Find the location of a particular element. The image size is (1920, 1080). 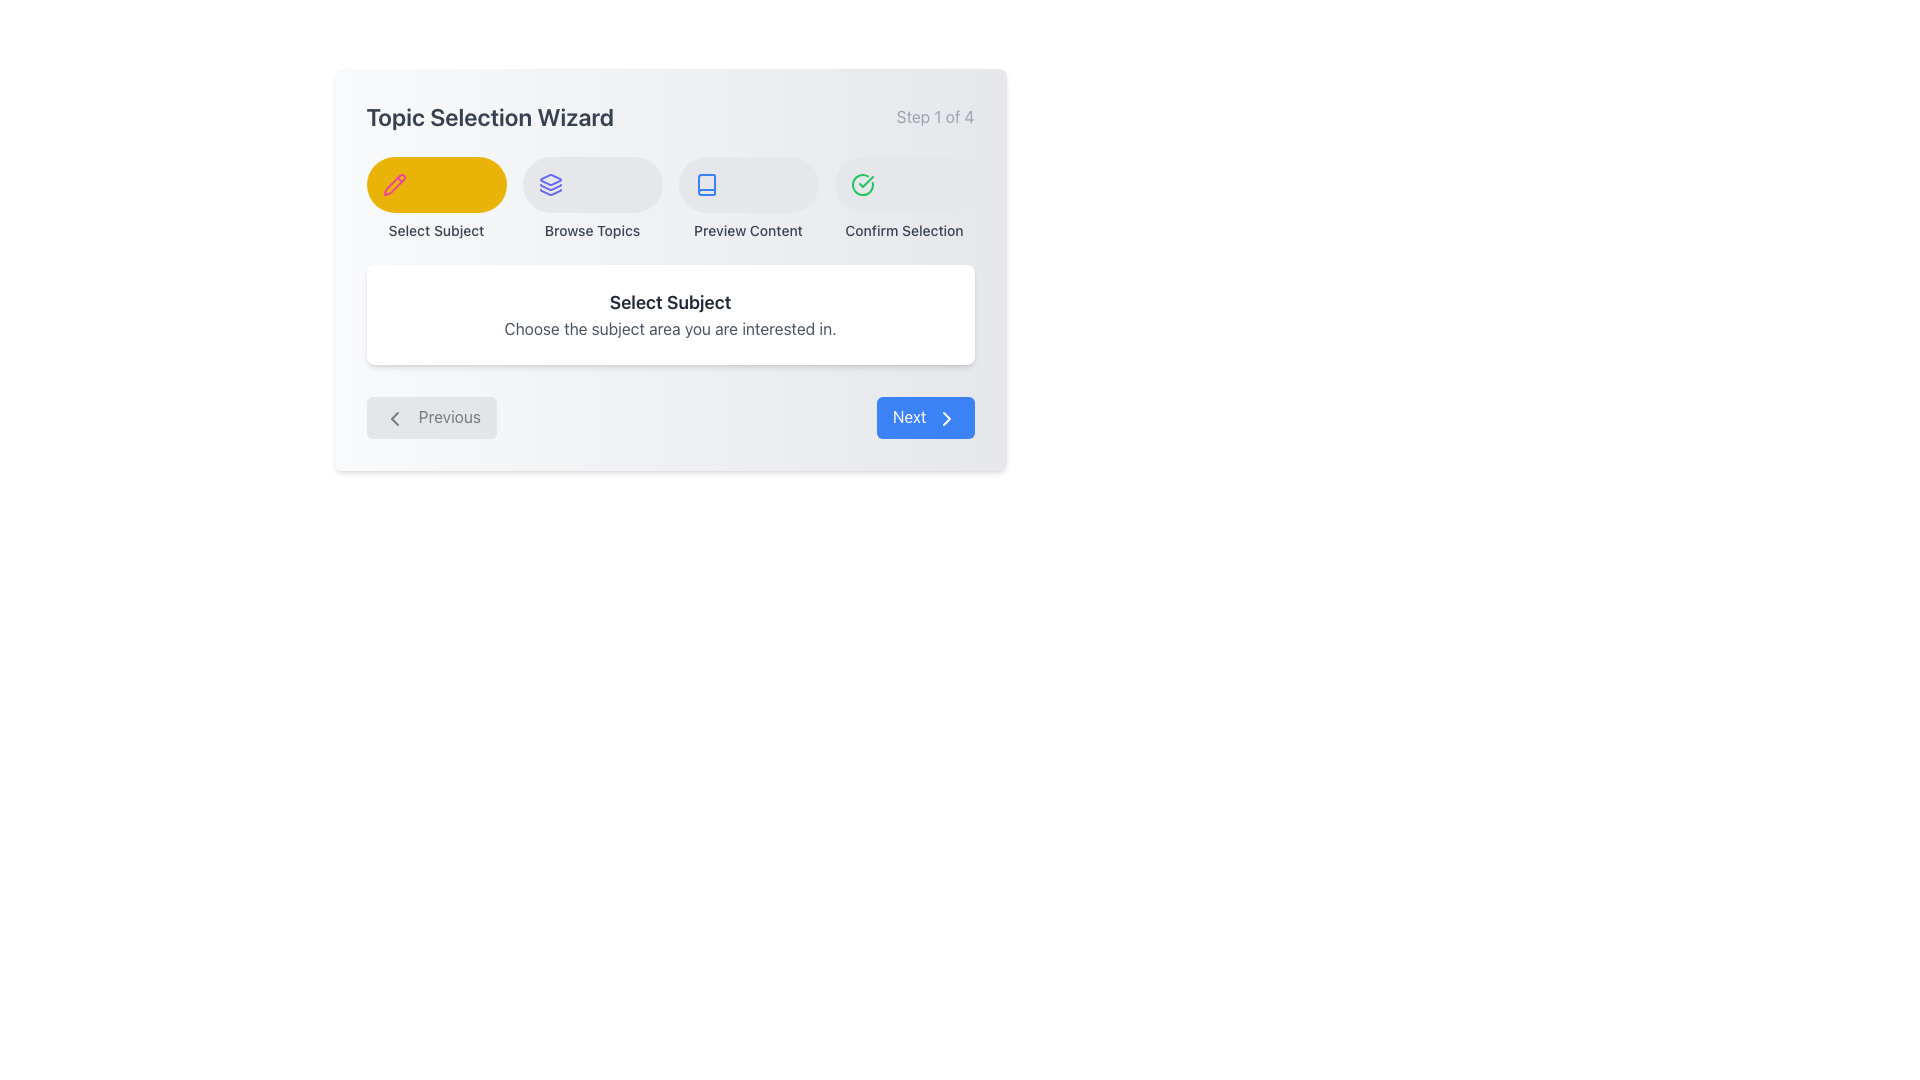

the static text label located beneath the 'Select Subject' heading, which provides additional context for the section is located at coordinates (670, 327).